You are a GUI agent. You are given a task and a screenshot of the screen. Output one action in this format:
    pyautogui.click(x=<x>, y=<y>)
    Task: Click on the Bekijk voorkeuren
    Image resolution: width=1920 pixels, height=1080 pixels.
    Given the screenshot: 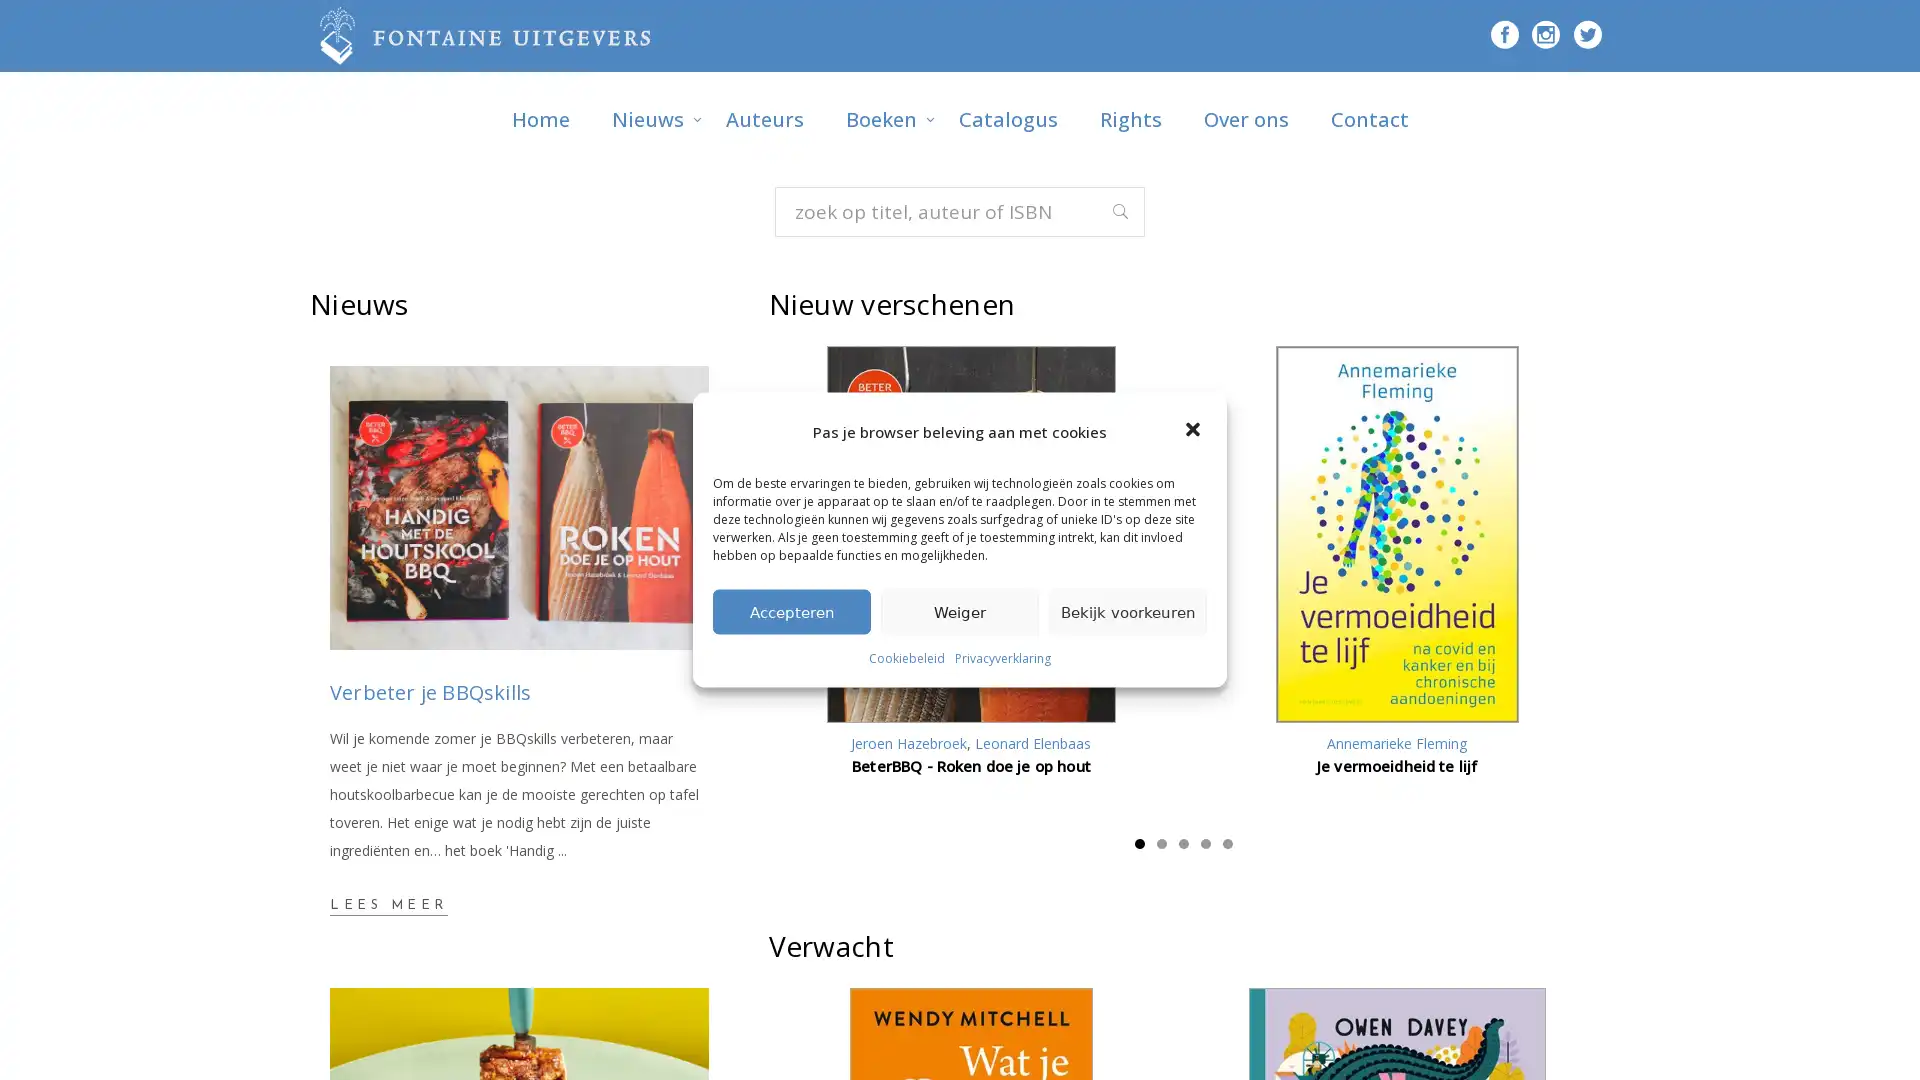 What is the action you would take?
    pyautogui.click(x=1128, y=610)
    